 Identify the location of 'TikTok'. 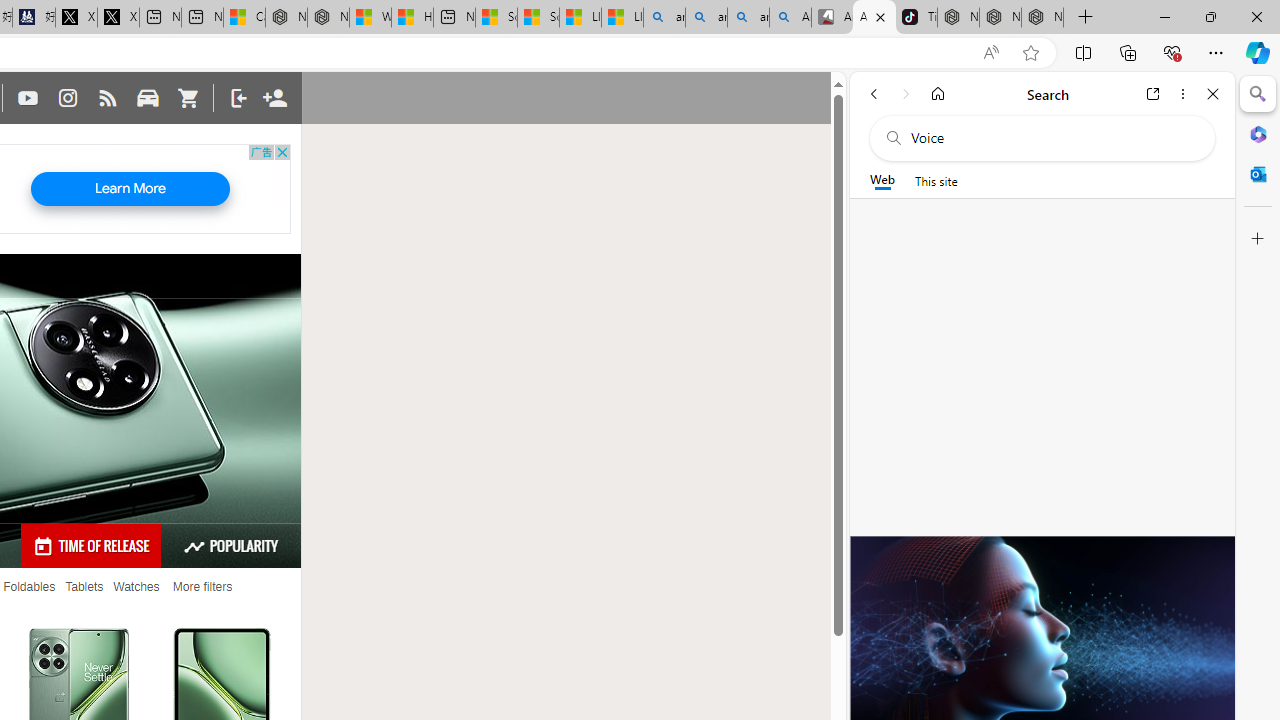
(915, 17).